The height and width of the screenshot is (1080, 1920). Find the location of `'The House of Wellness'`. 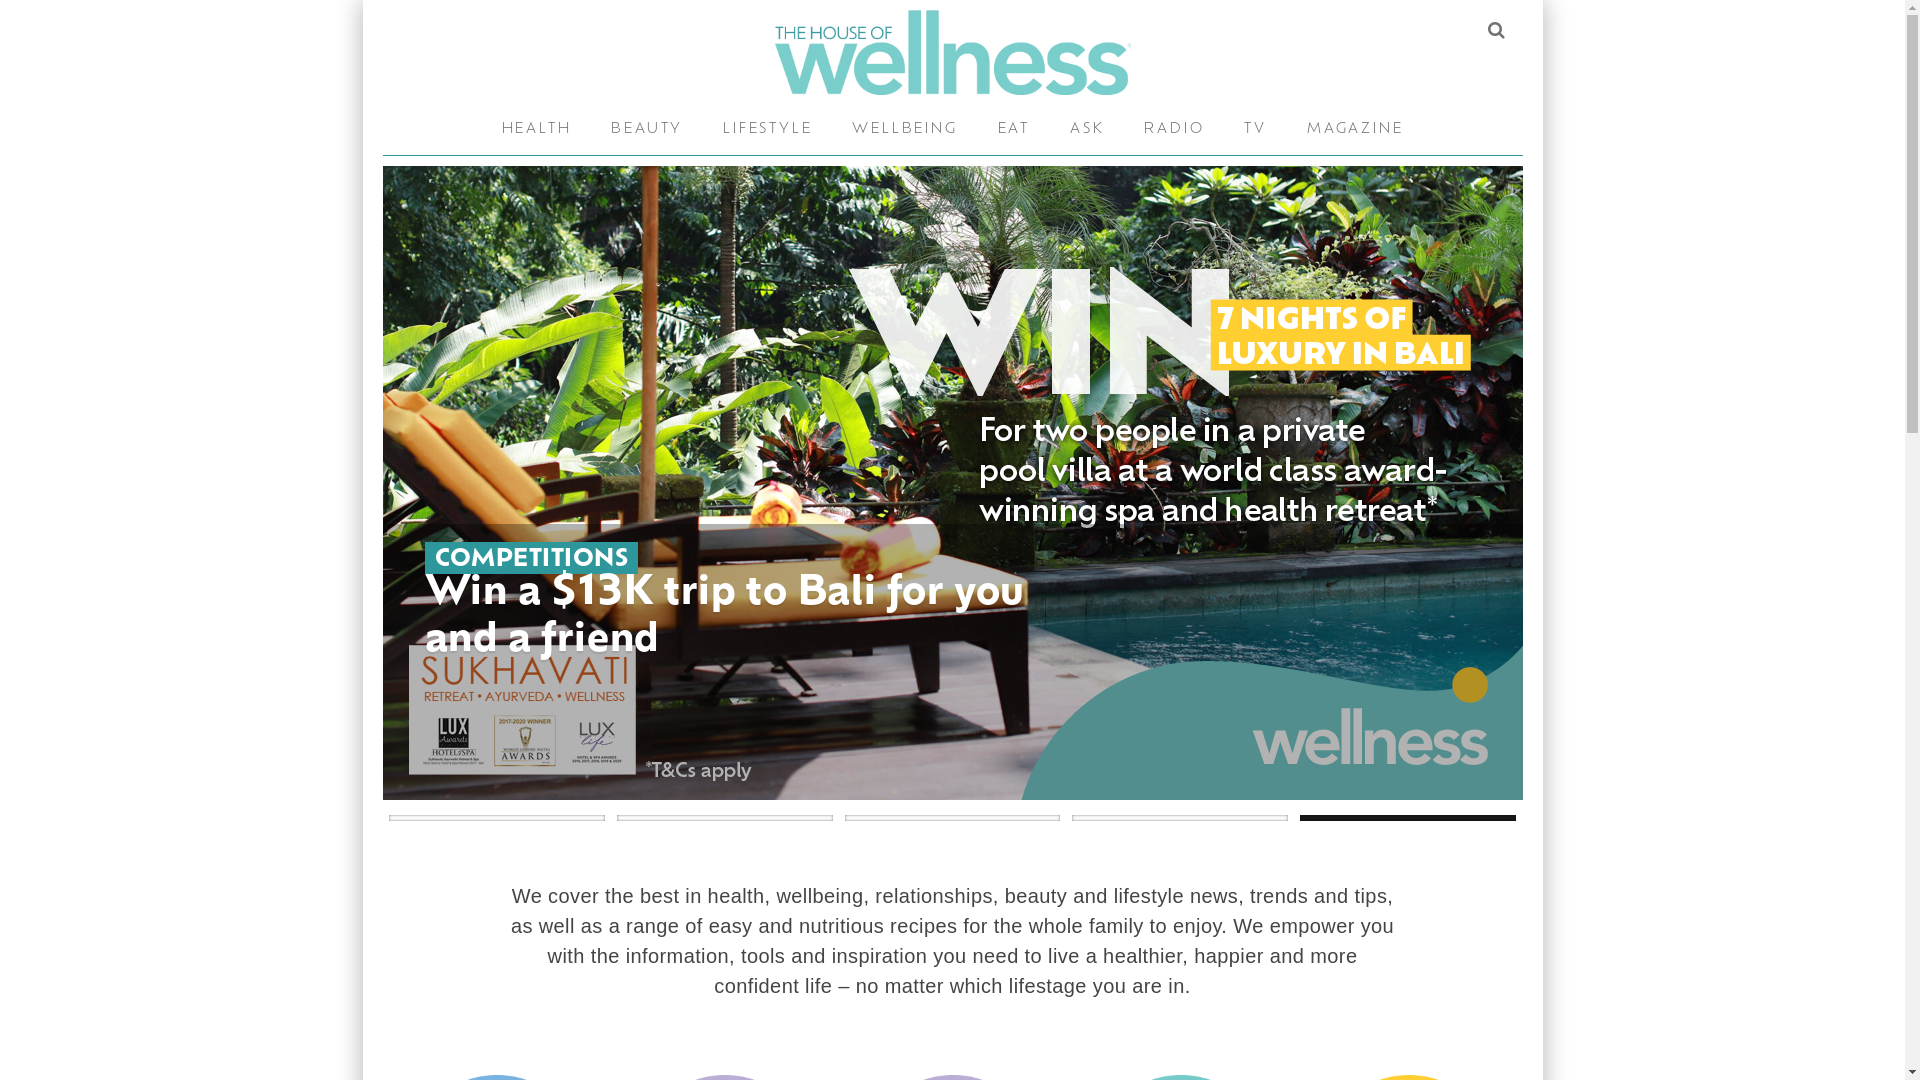

'The House of Wellness' is located at coordinates (950, 51).